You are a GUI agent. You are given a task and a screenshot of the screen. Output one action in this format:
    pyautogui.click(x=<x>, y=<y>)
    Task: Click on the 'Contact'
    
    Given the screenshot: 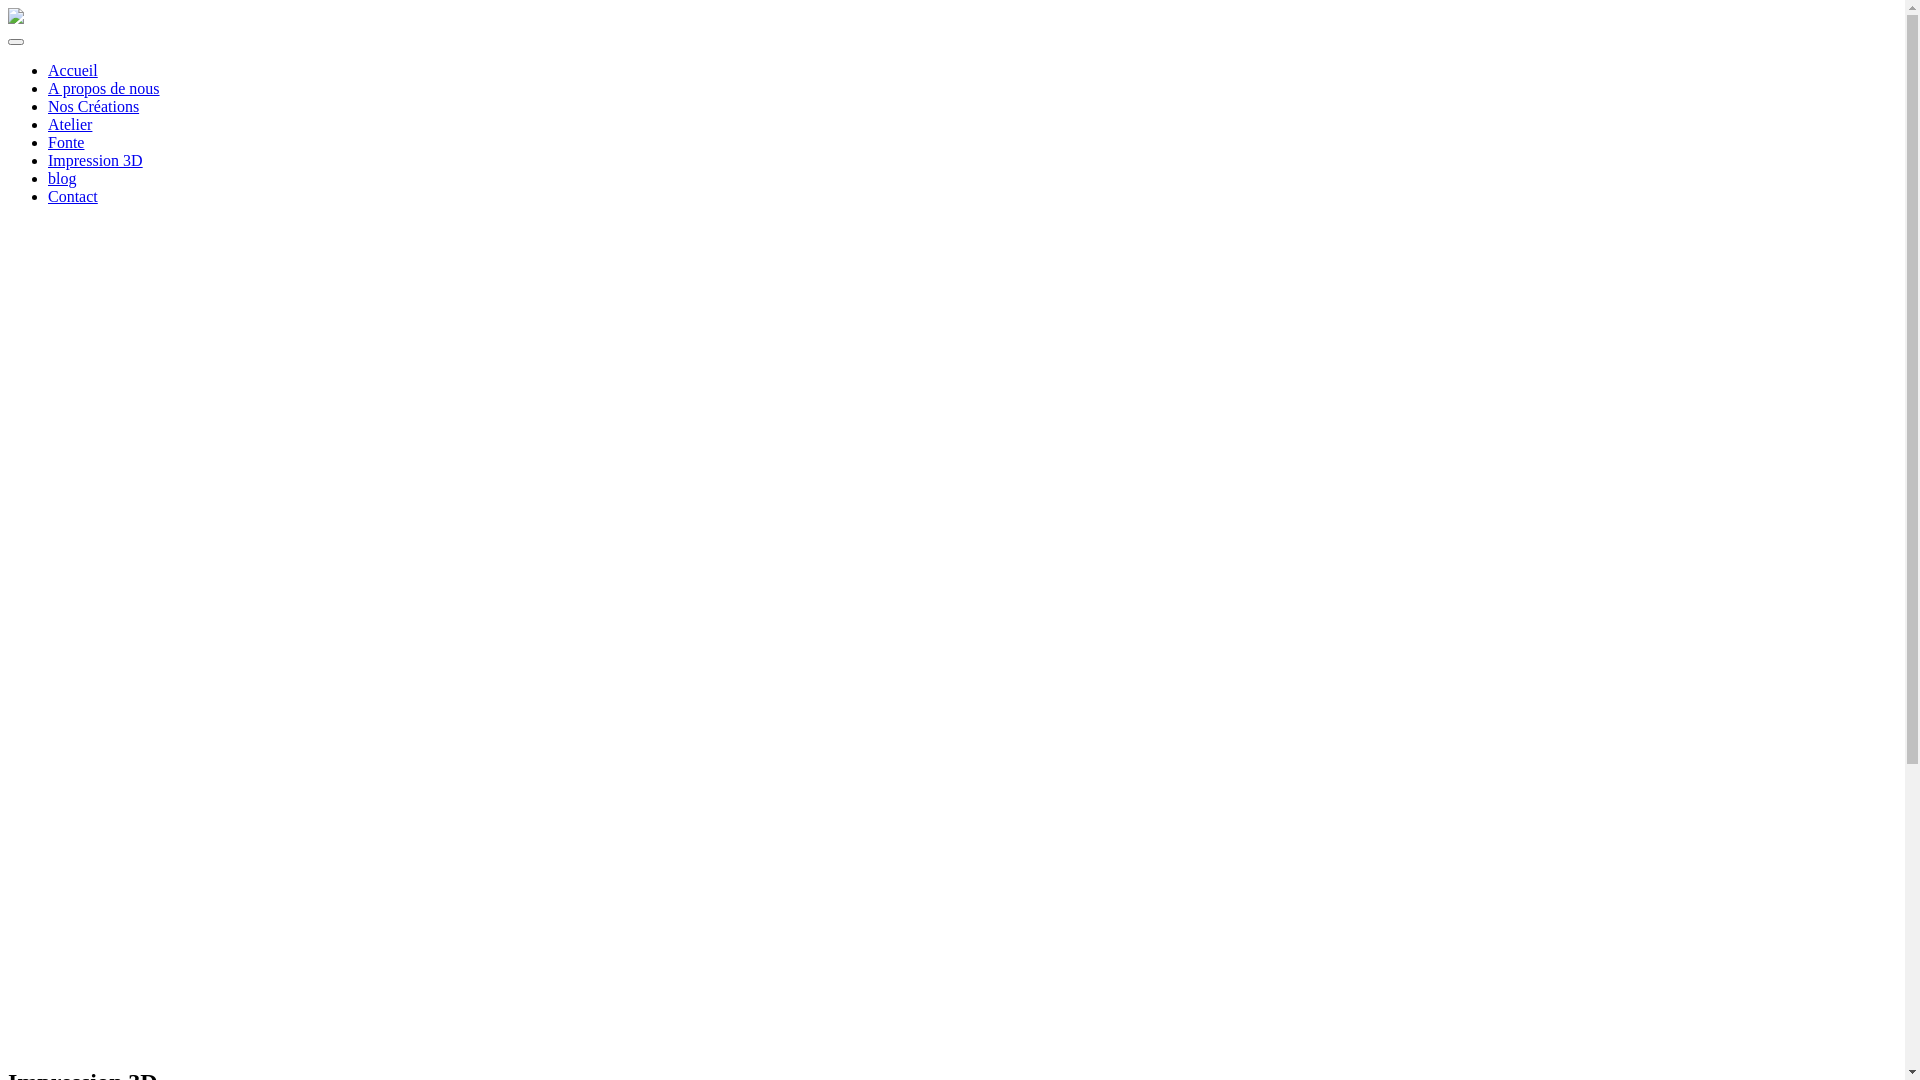 What is the action you would take?
    pyautogui.click(x=48, y=196)
    